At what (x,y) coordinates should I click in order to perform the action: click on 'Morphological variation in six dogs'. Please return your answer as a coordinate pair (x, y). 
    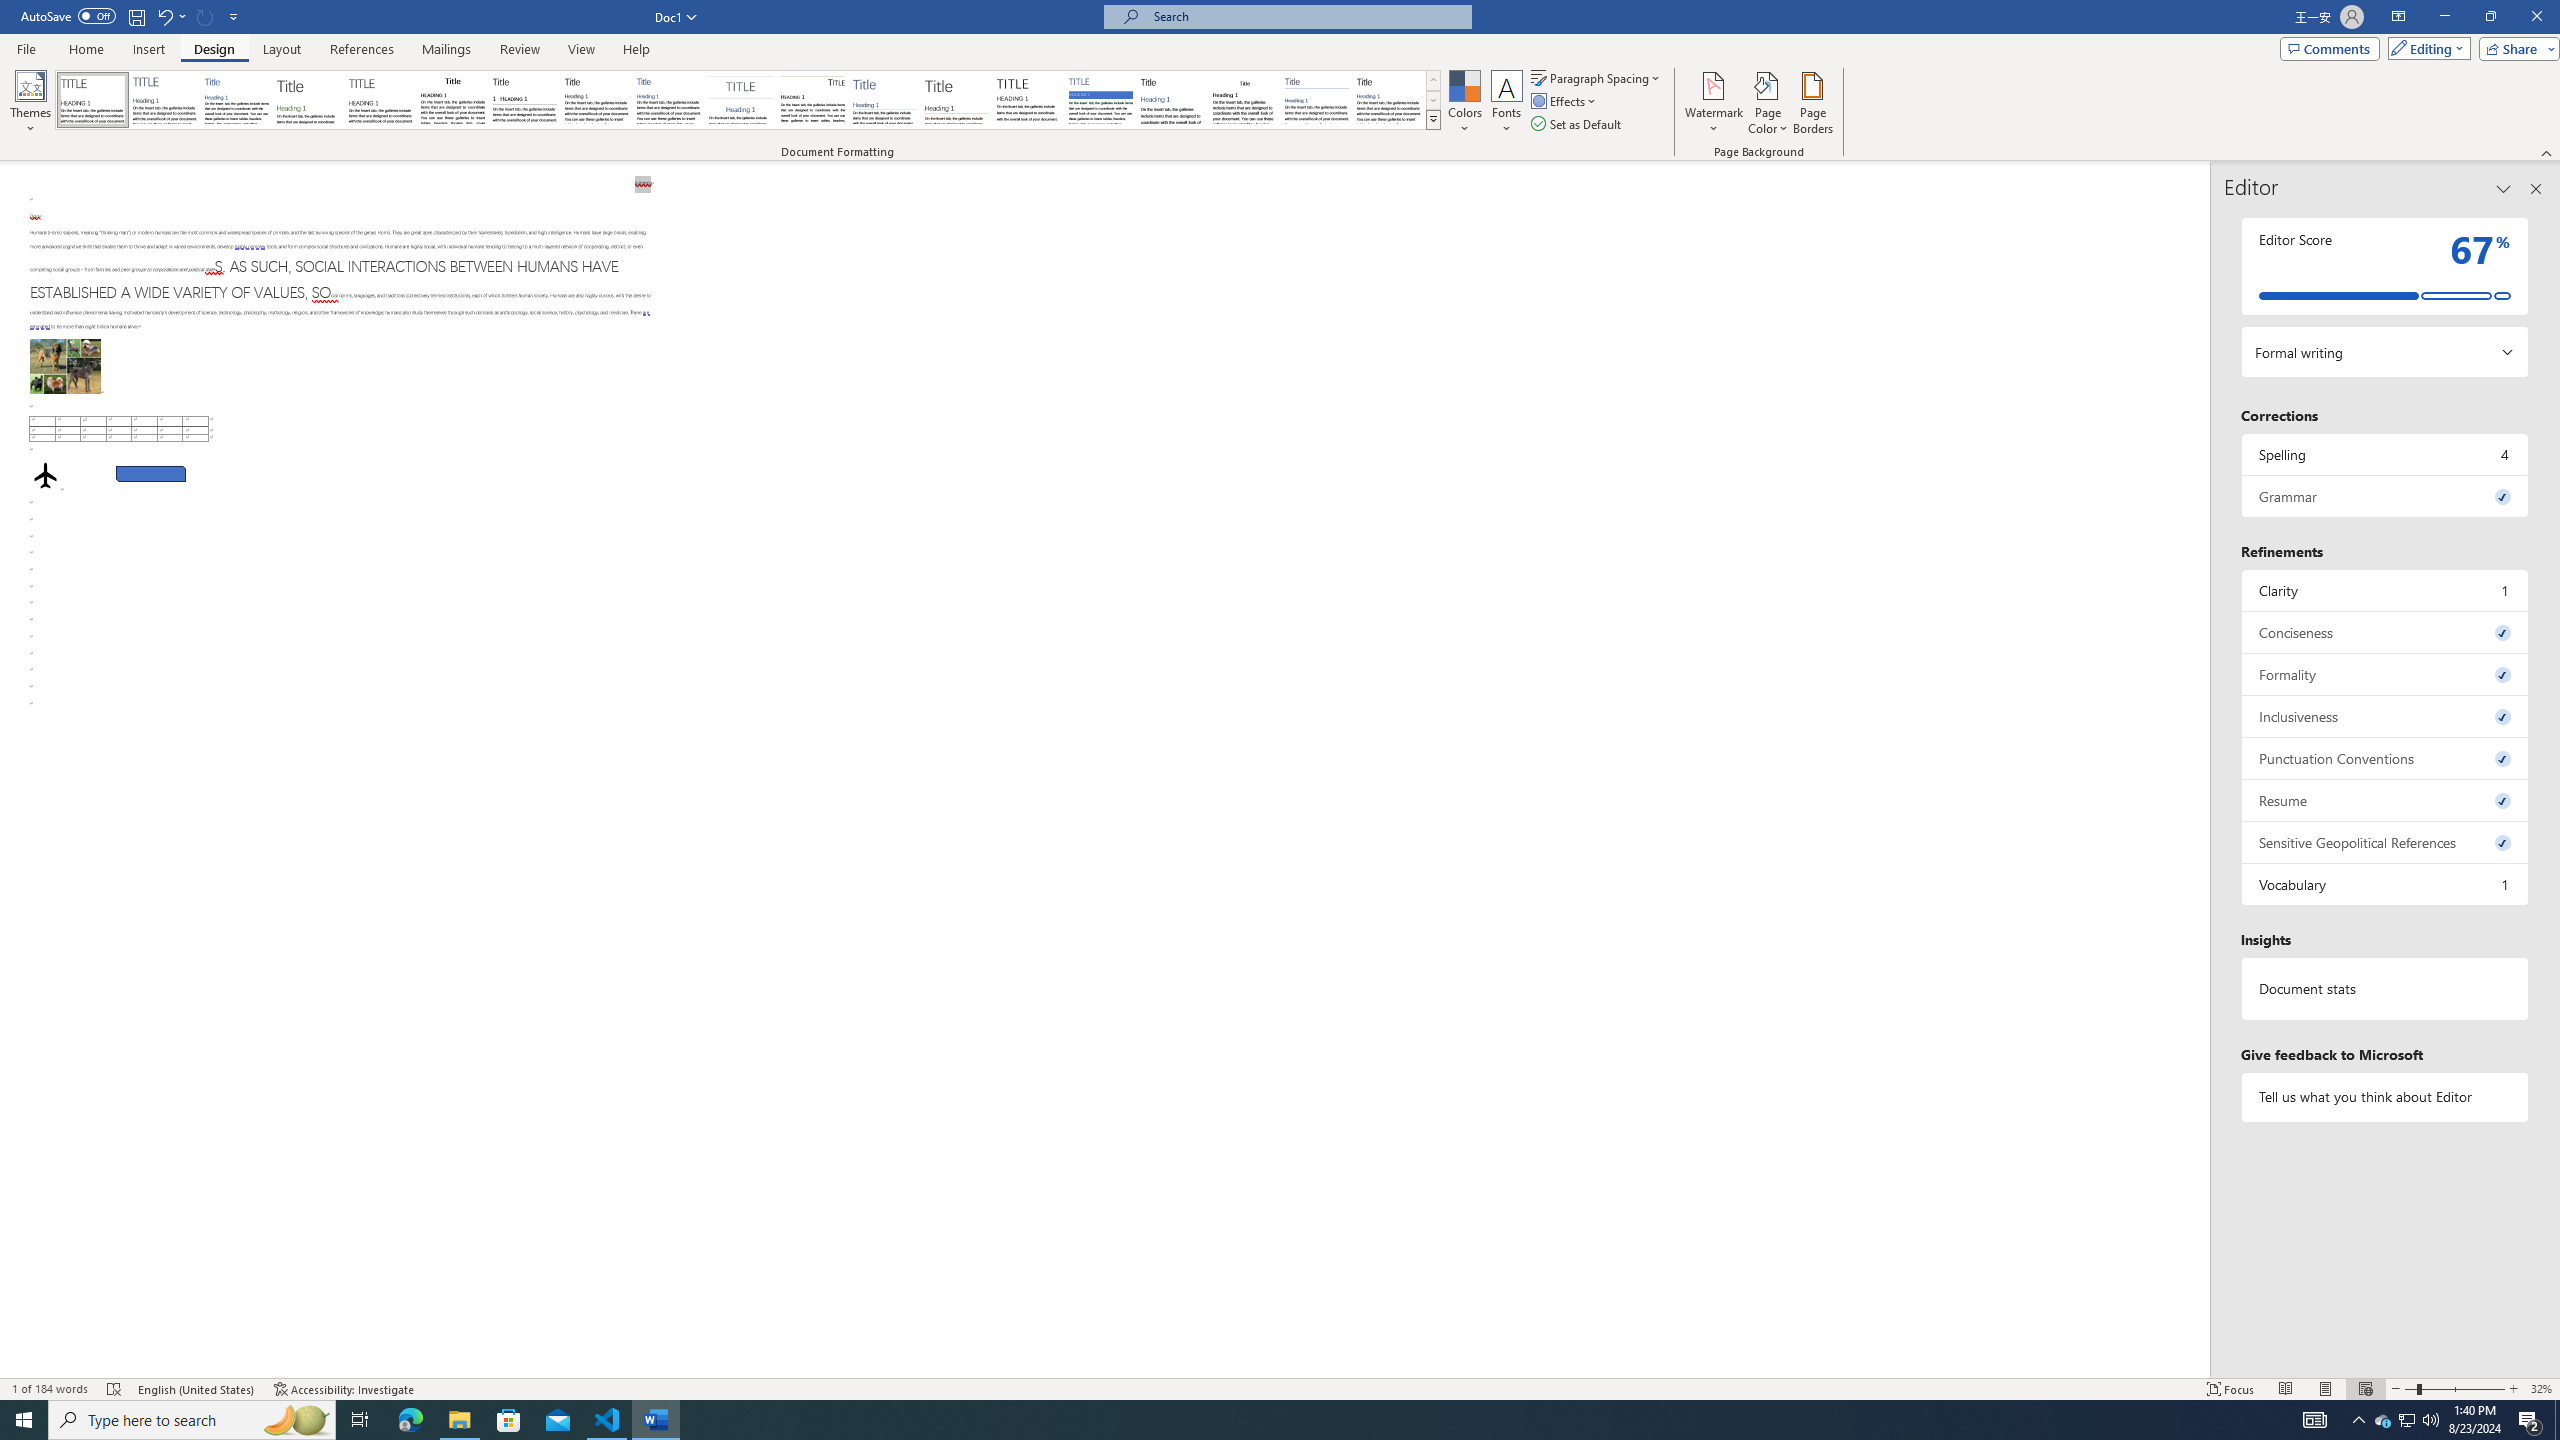
    Looking at the image, I should click on (65, 365).